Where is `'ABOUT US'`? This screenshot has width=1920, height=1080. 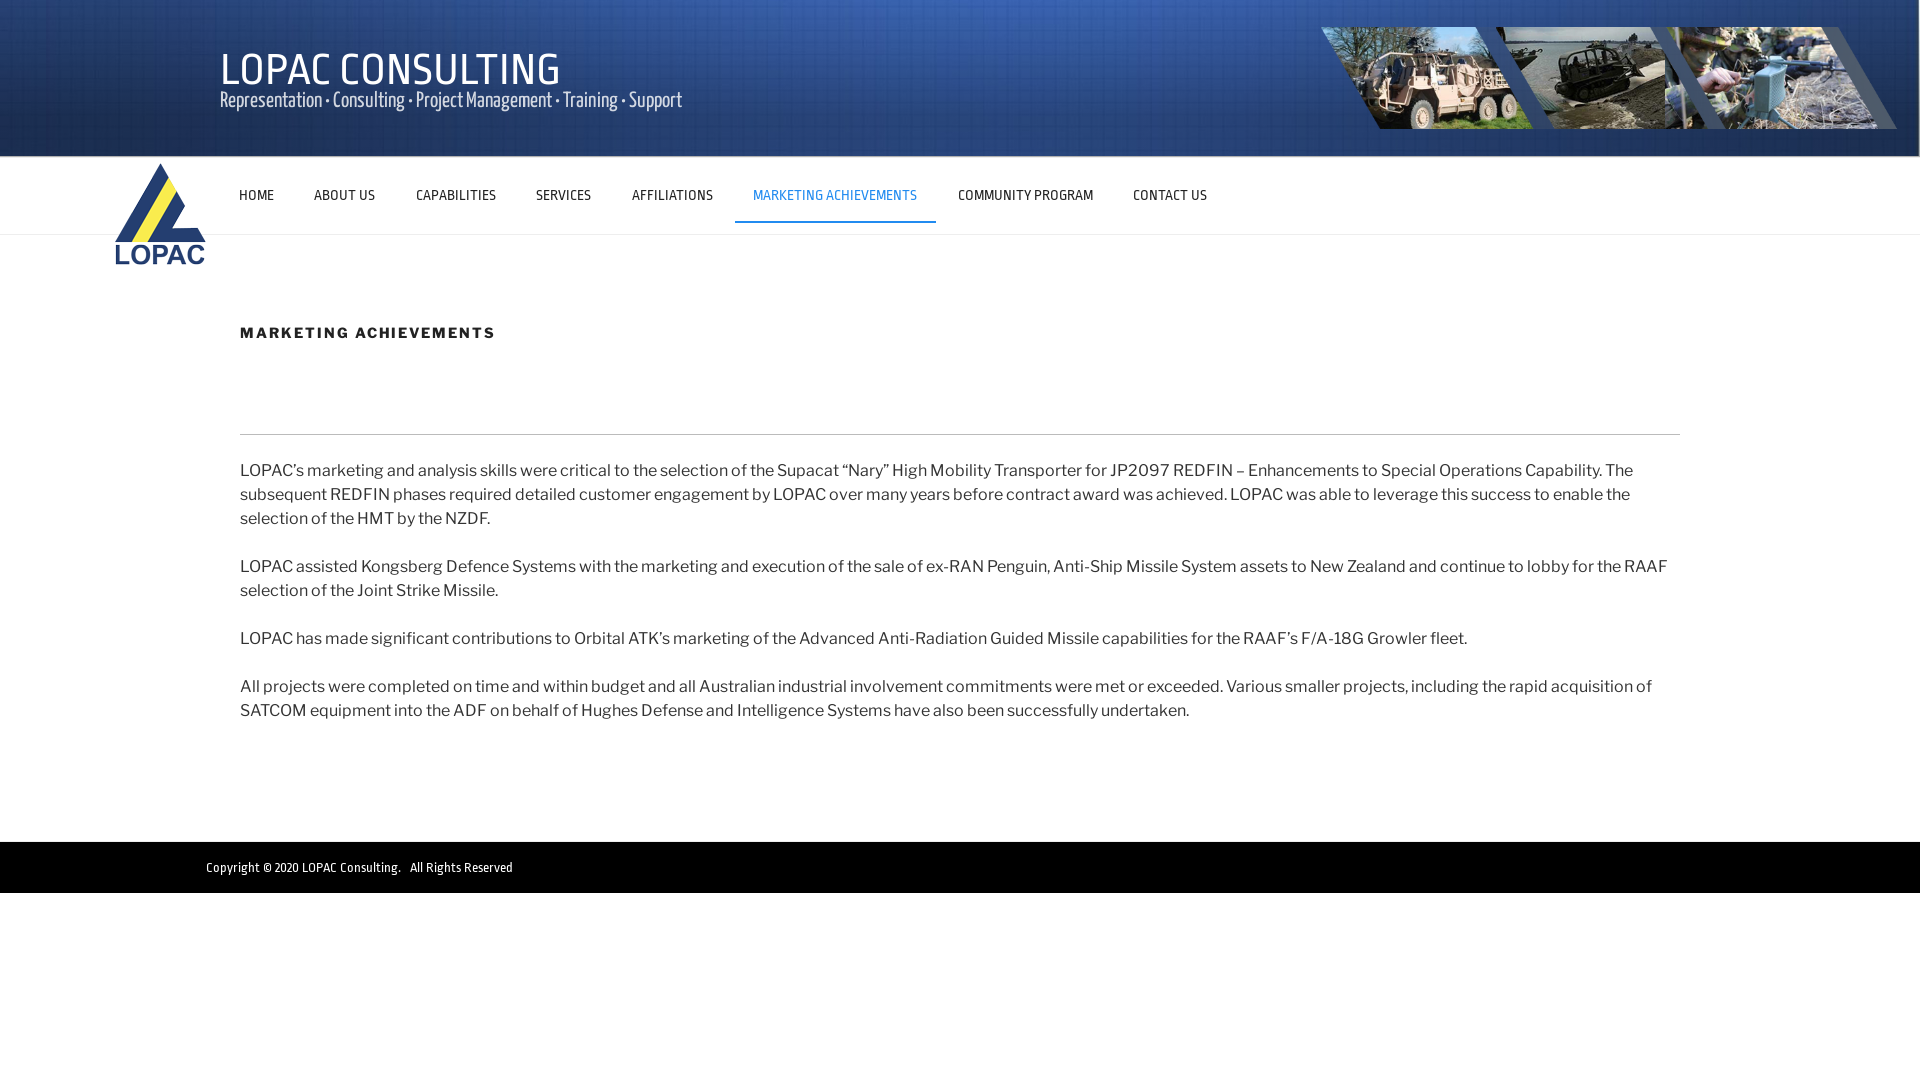 'ABOUT US' is located at coordinates (295, 194).